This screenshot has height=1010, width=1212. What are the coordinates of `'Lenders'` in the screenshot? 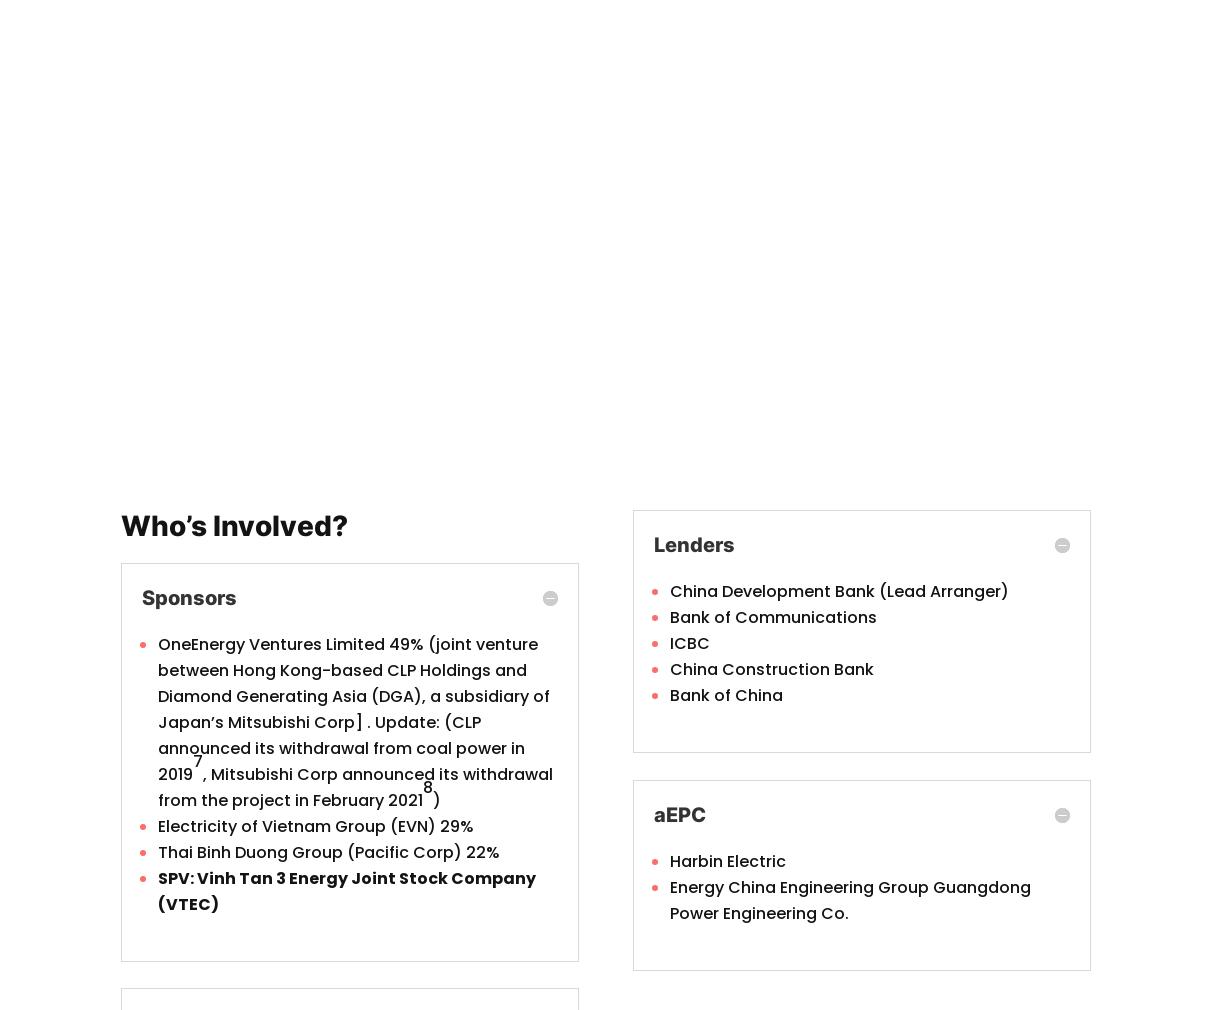 It's located at (693, 543).